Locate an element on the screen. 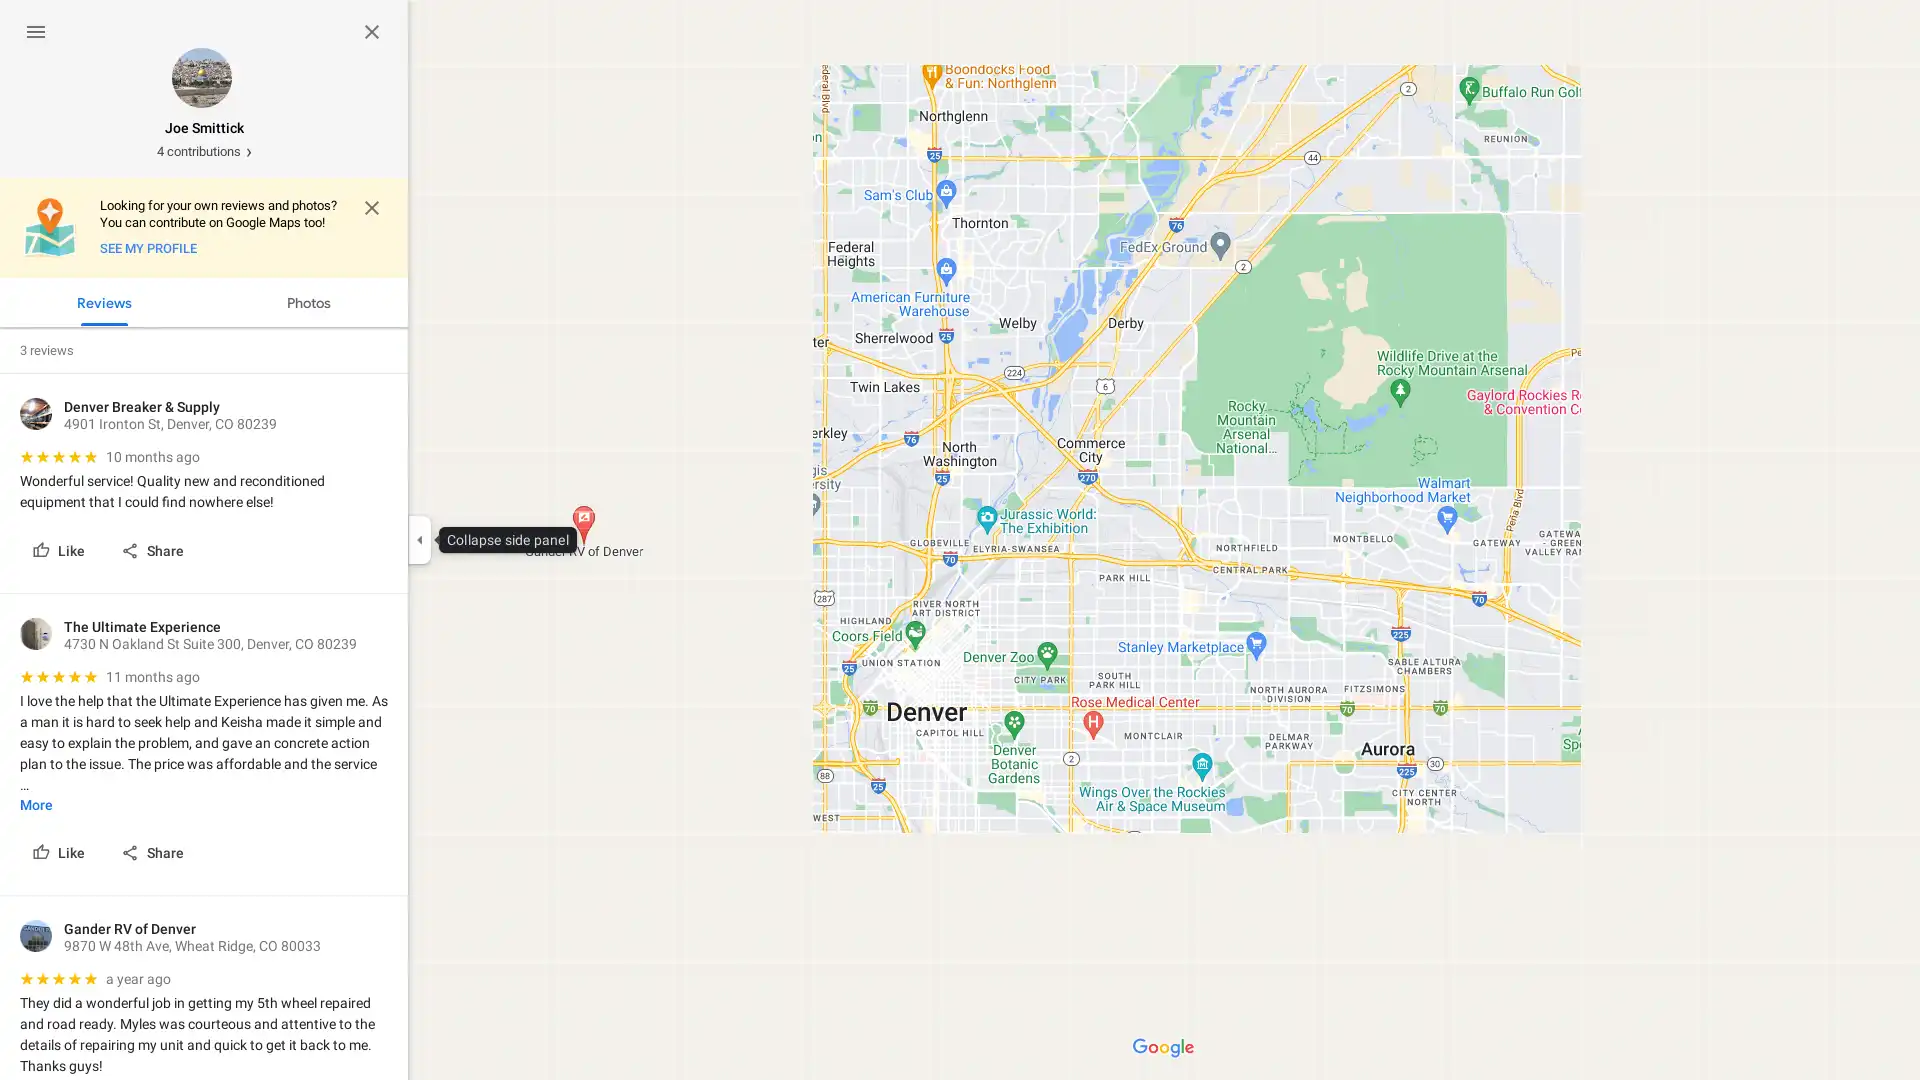 The width and height of the screenshot is (1920, 1080). Mark Denver Breaker & Supply's review as helpful. is located at coordinates (60, 550).